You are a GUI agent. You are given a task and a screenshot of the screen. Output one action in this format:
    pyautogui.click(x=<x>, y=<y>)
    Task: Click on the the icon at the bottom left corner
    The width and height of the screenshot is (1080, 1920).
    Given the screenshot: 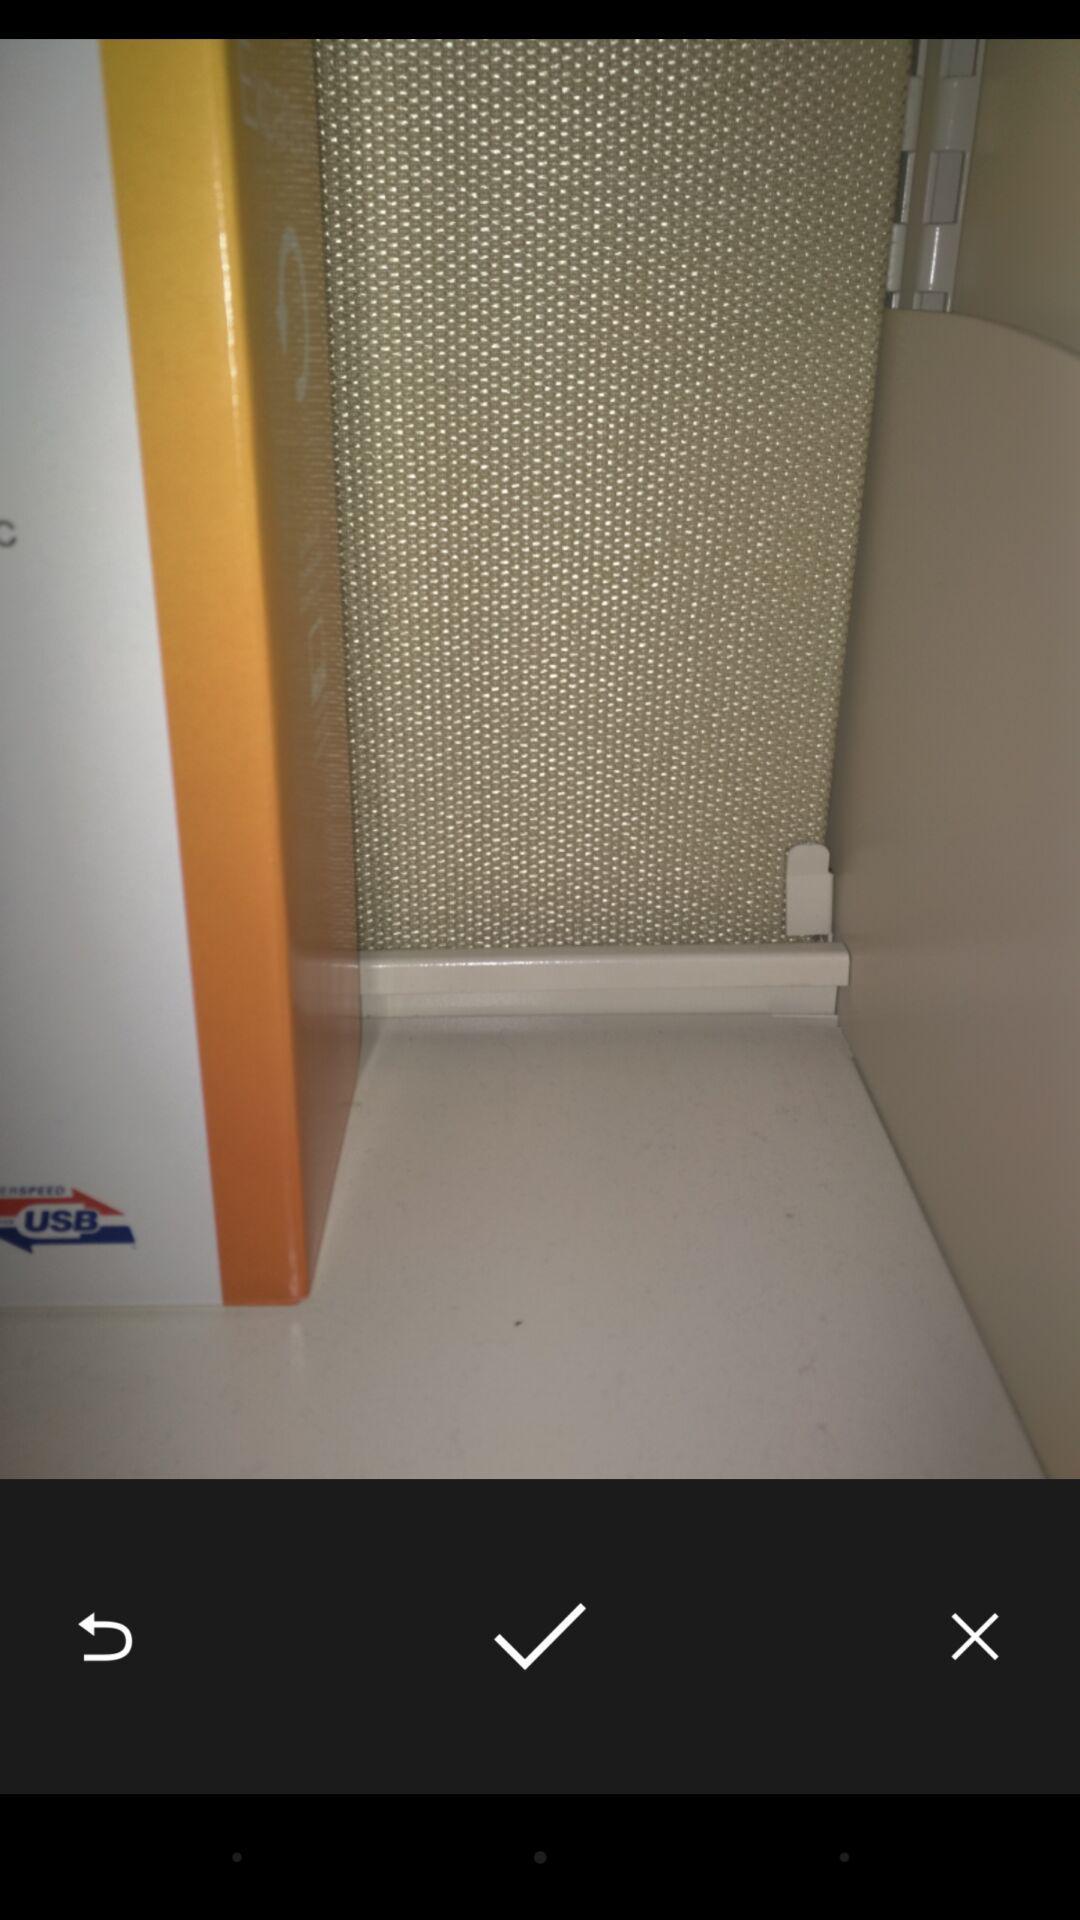 What is the action you would take?
    pyautogui.click(x=104, y=1636)
    